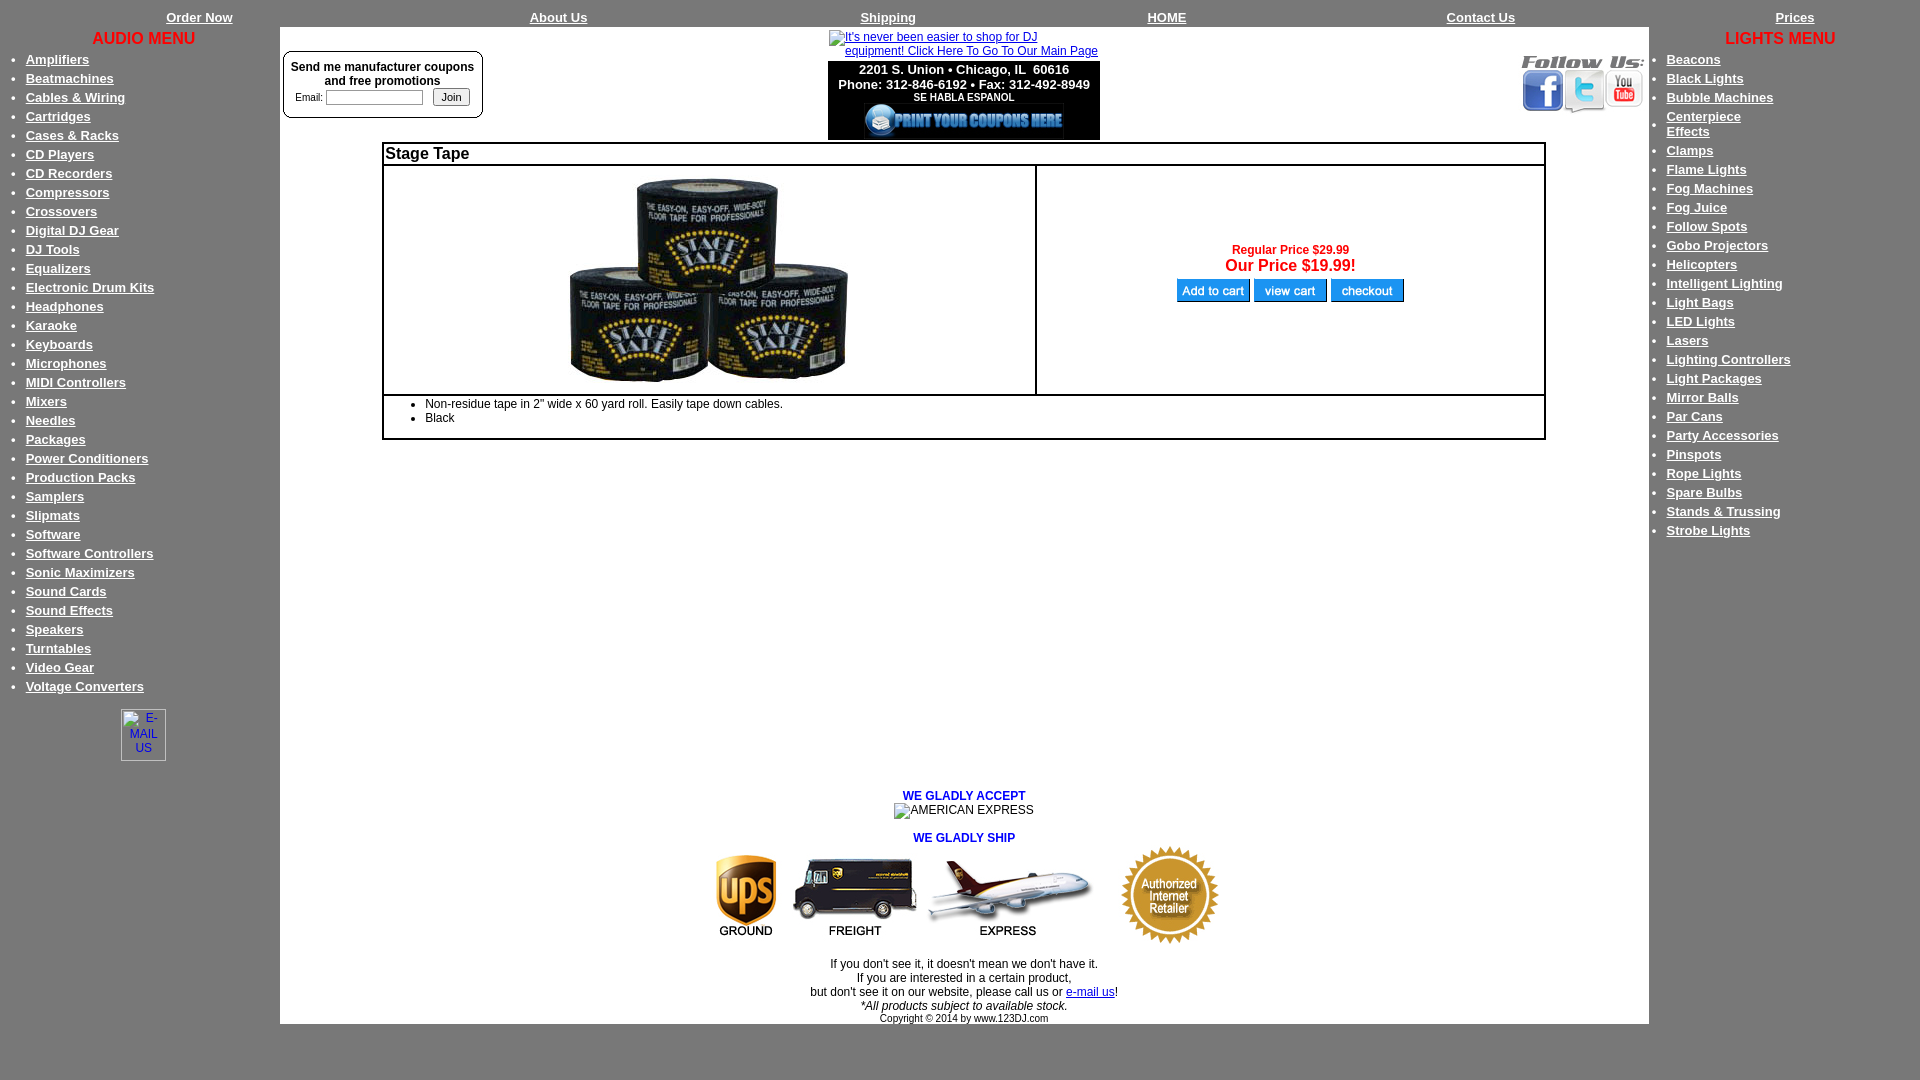  Describe the element at coordinates (1718, 97) in the screenshot. I see `'Bubble Machines'` at that location.